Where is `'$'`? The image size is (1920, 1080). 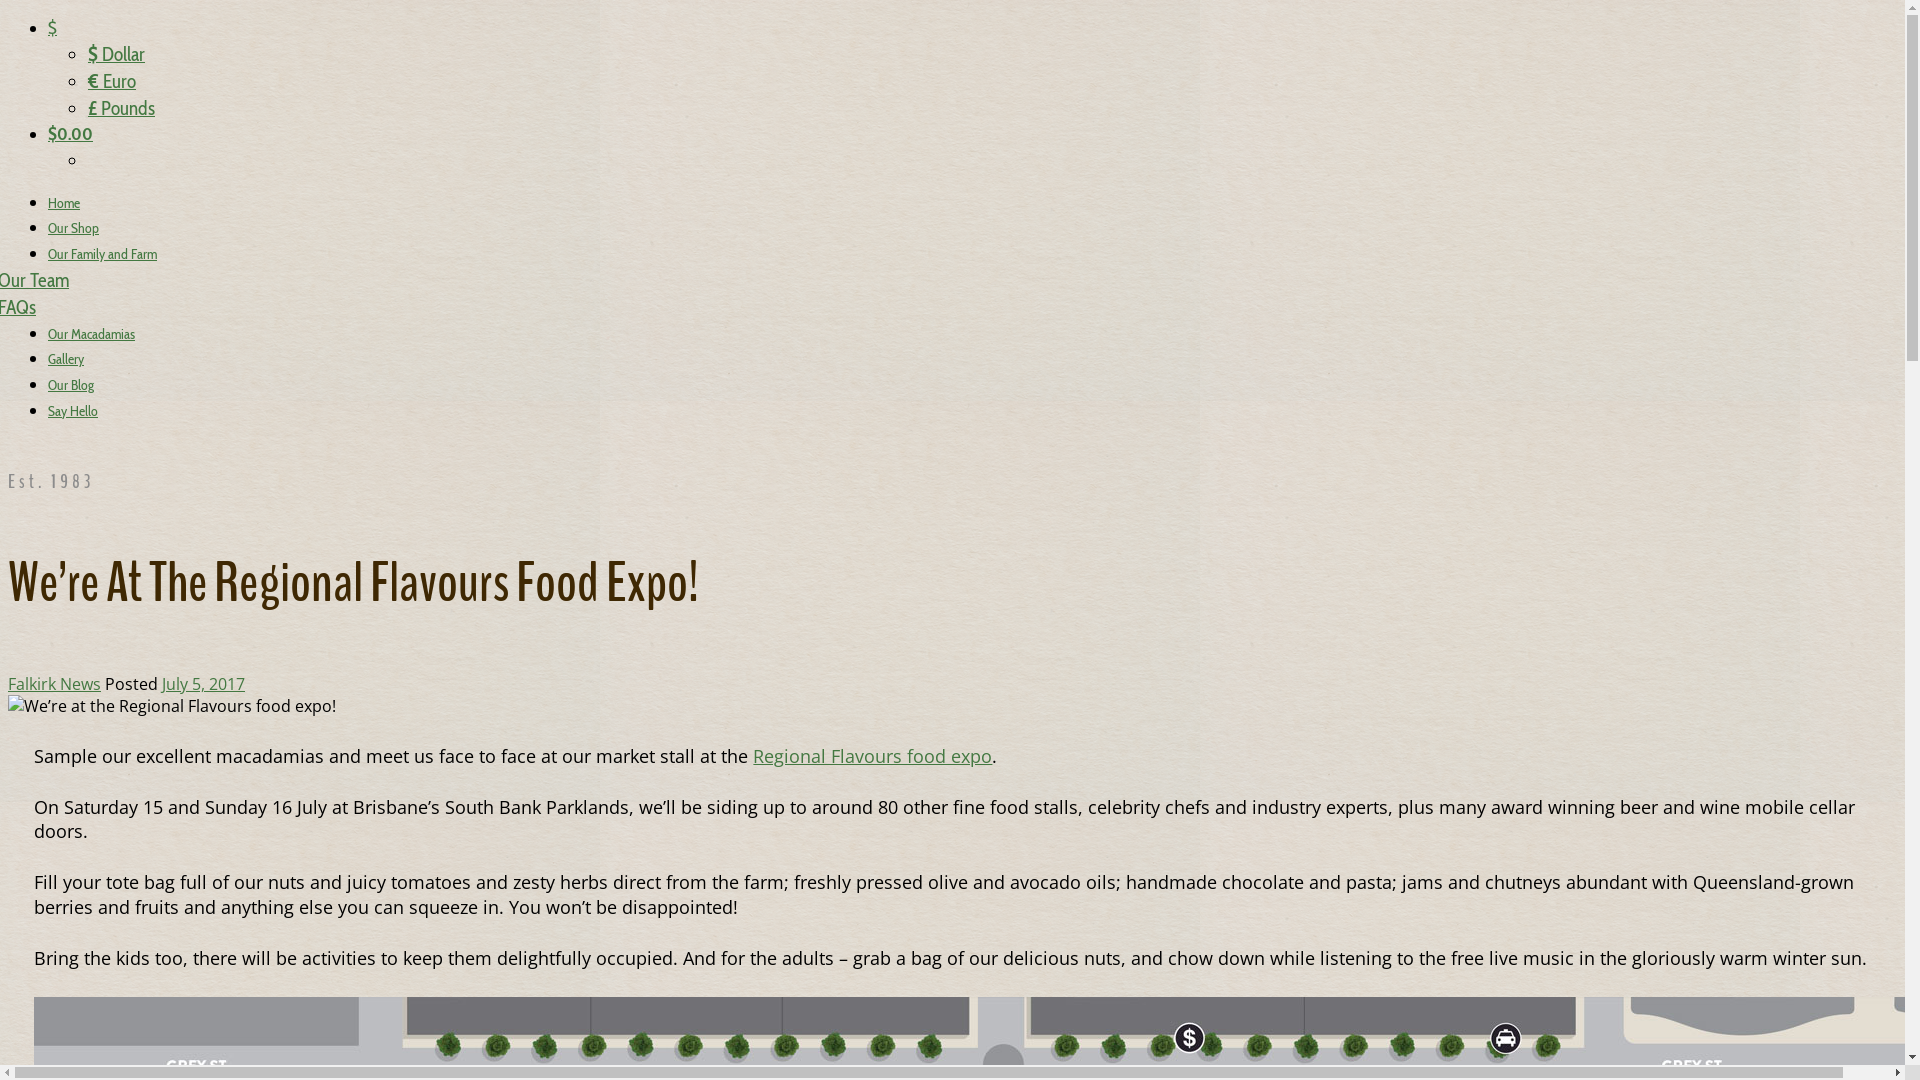
'$' is located at coordinates (52, 27).